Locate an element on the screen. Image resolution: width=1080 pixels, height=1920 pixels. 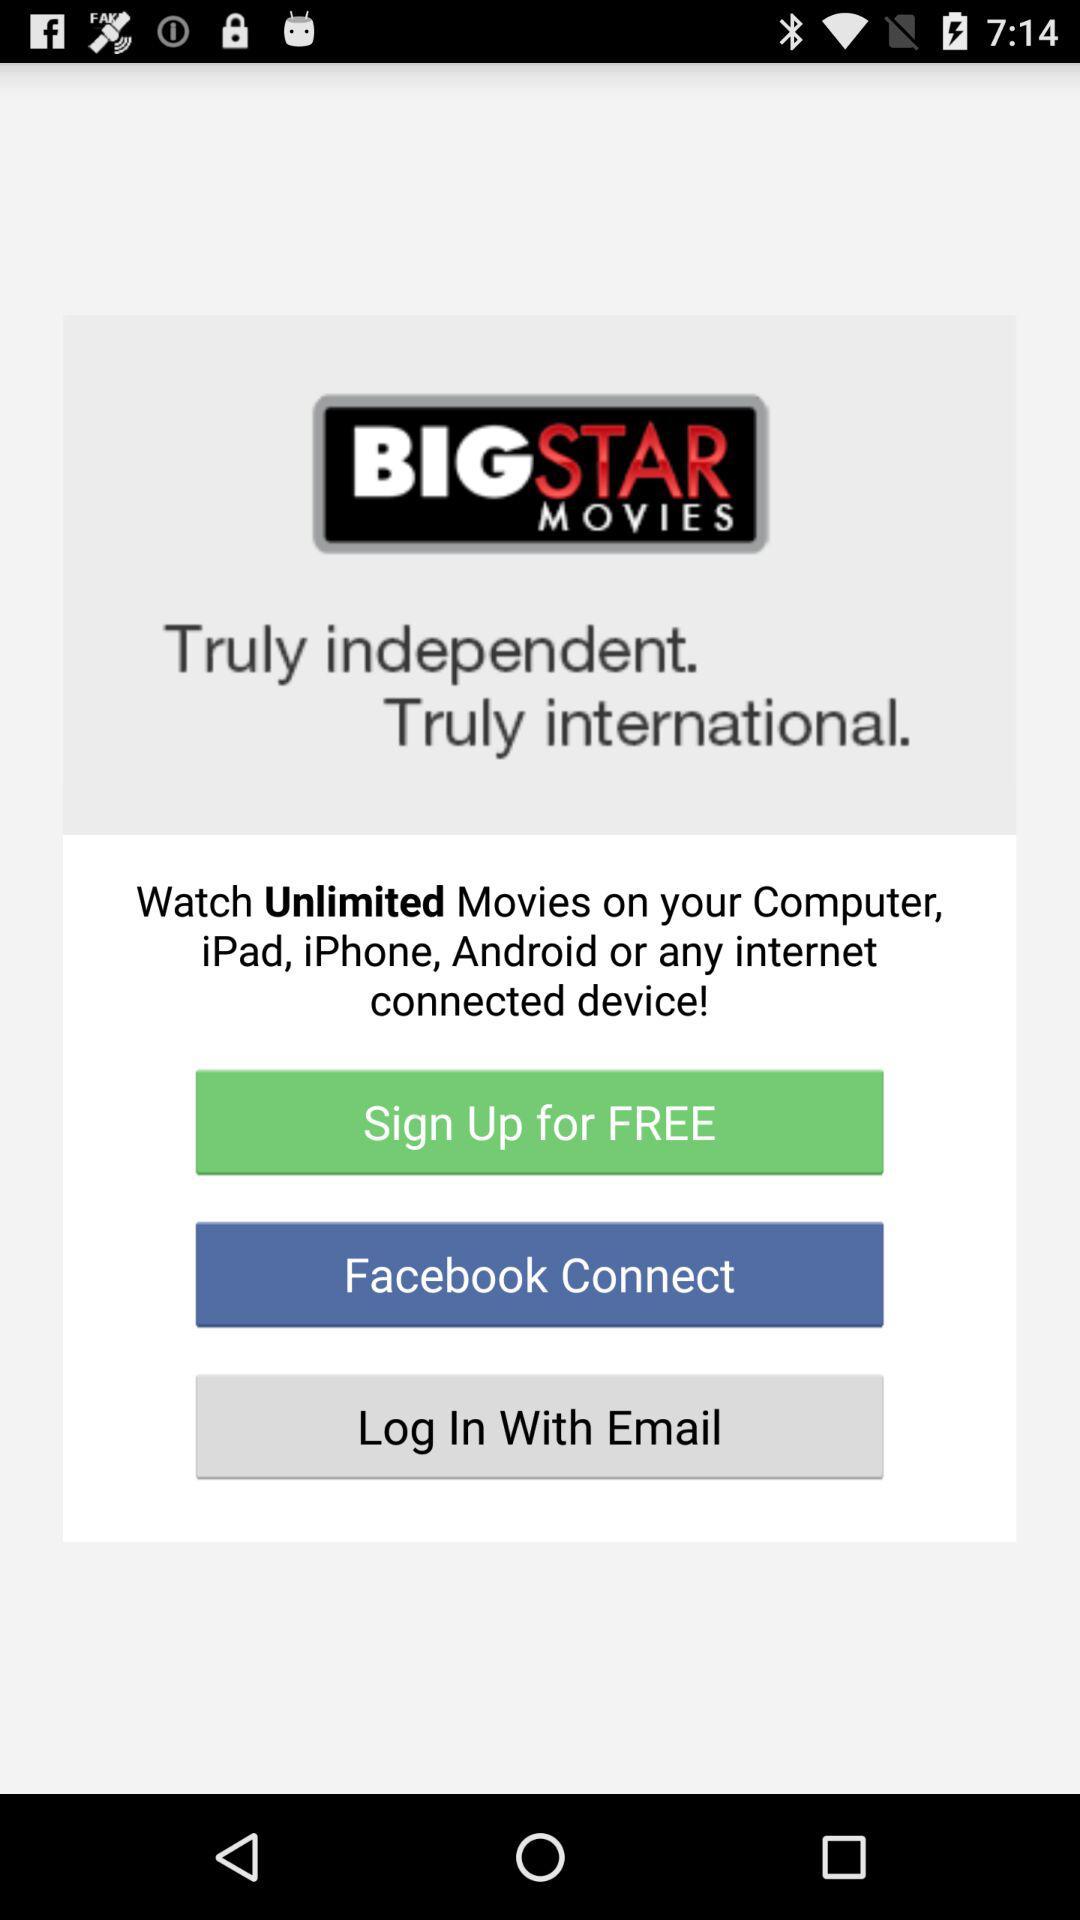
the icon above log in with button is located at coordinates (538, 1273).